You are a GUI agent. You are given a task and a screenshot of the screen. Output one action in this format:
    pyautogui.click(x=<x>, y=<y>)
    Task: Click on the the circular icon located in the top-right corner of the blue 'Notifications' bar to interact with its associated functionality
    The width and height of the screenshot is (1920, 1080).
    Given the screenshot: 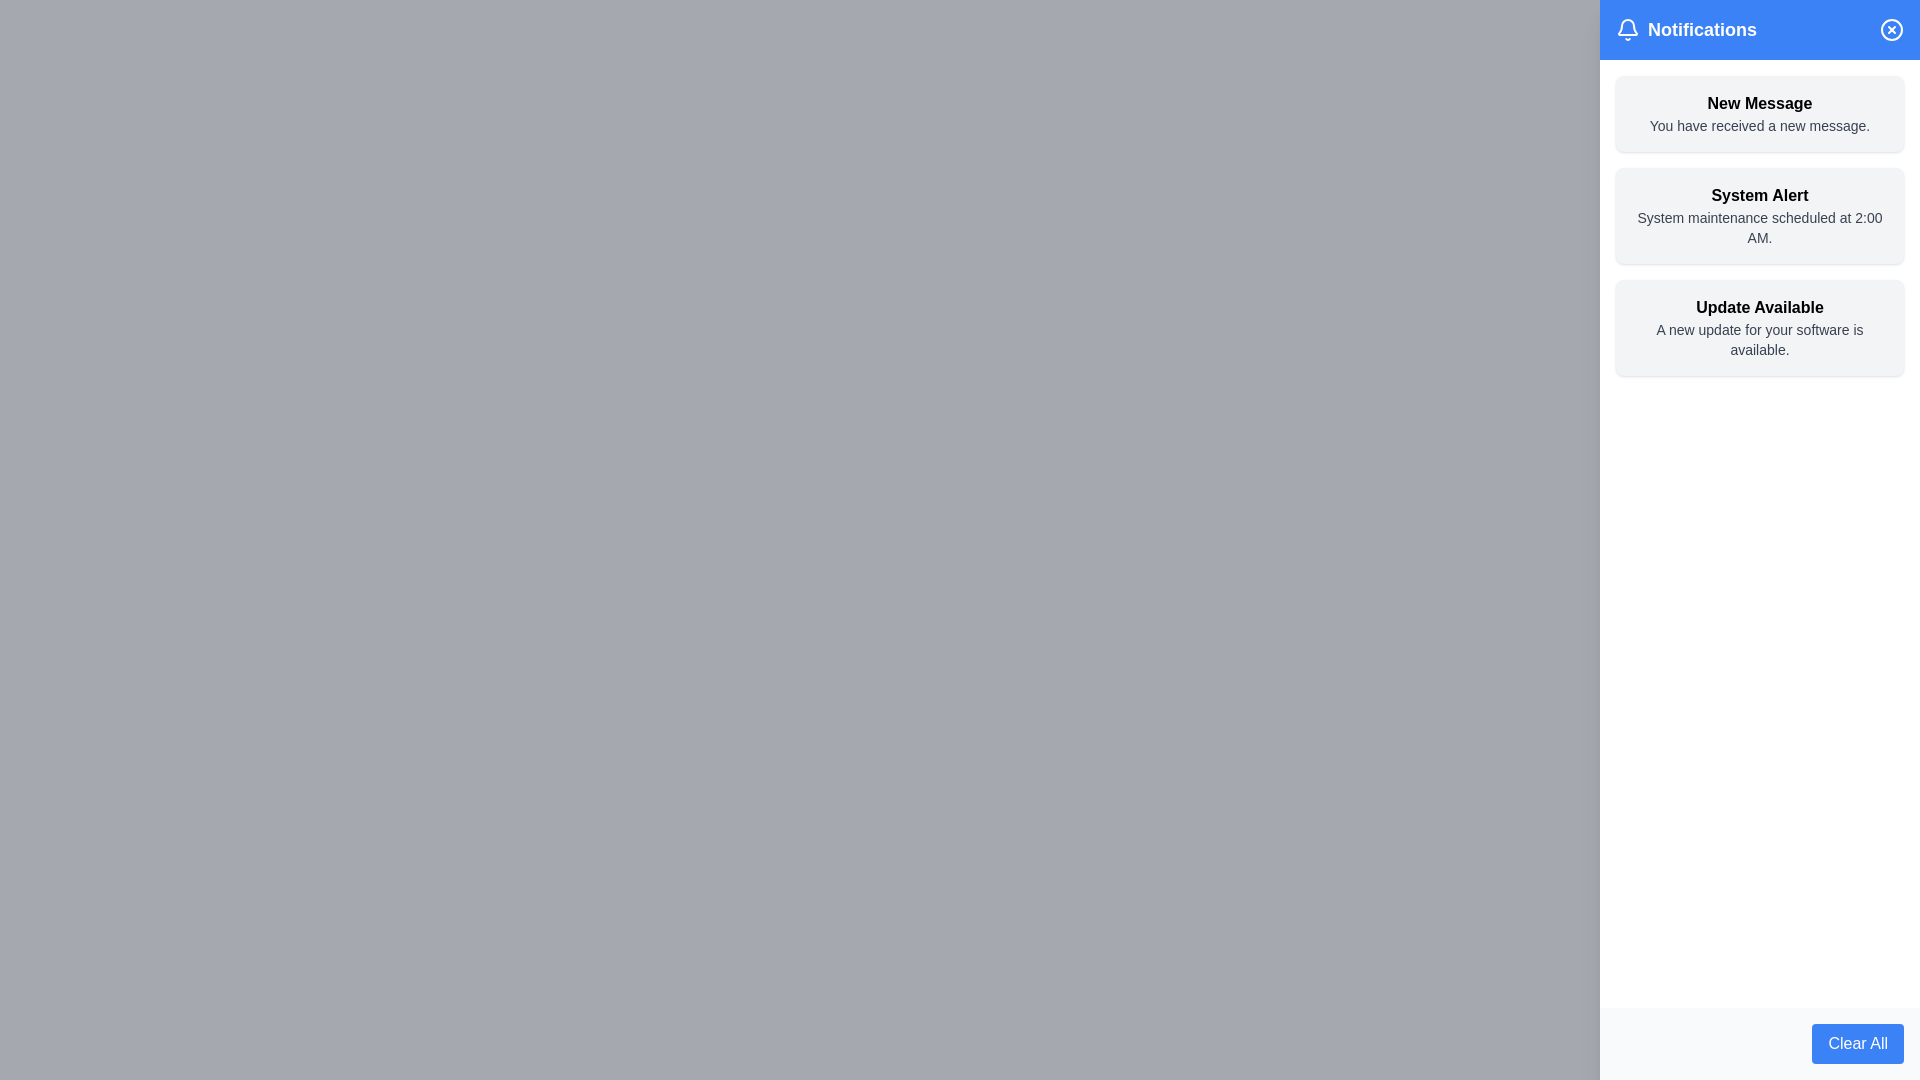 What is the action you would take?
    pyautogui.click(x=1890, y=30)
    